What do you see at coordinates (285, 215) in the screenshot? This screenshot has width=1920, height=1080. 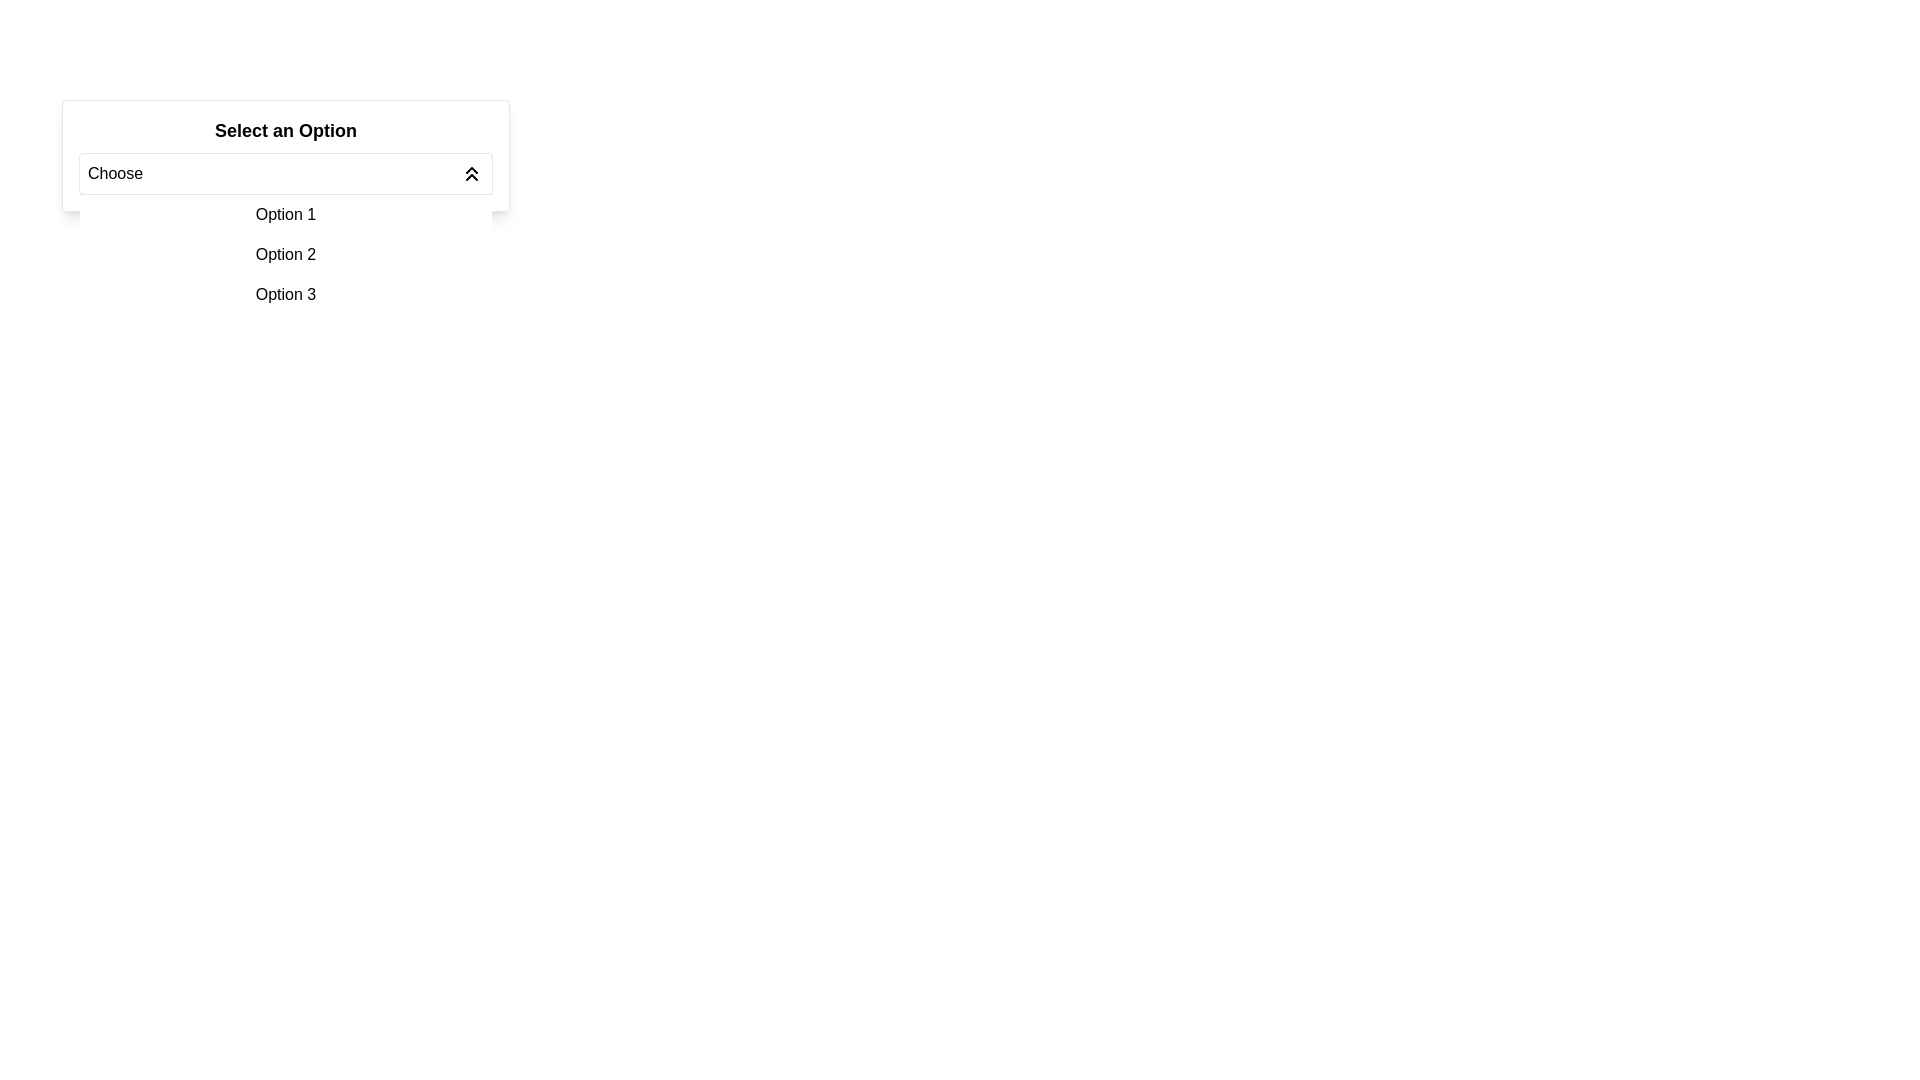 I see `the first list item labeled 'Option 1' in the dropdown menu, which is styled with padding and a hover effect that changes the background color` at bounding box center [285, 215].